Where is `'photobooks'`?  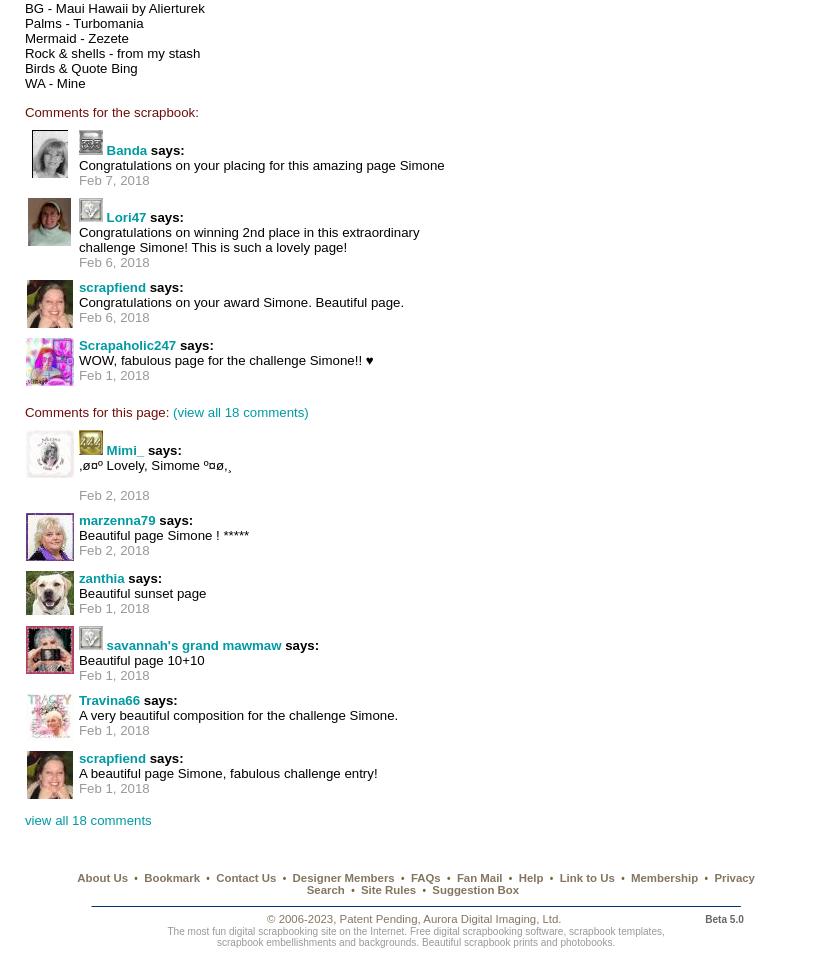
'photobooks' is located at coordinates (584, 941).